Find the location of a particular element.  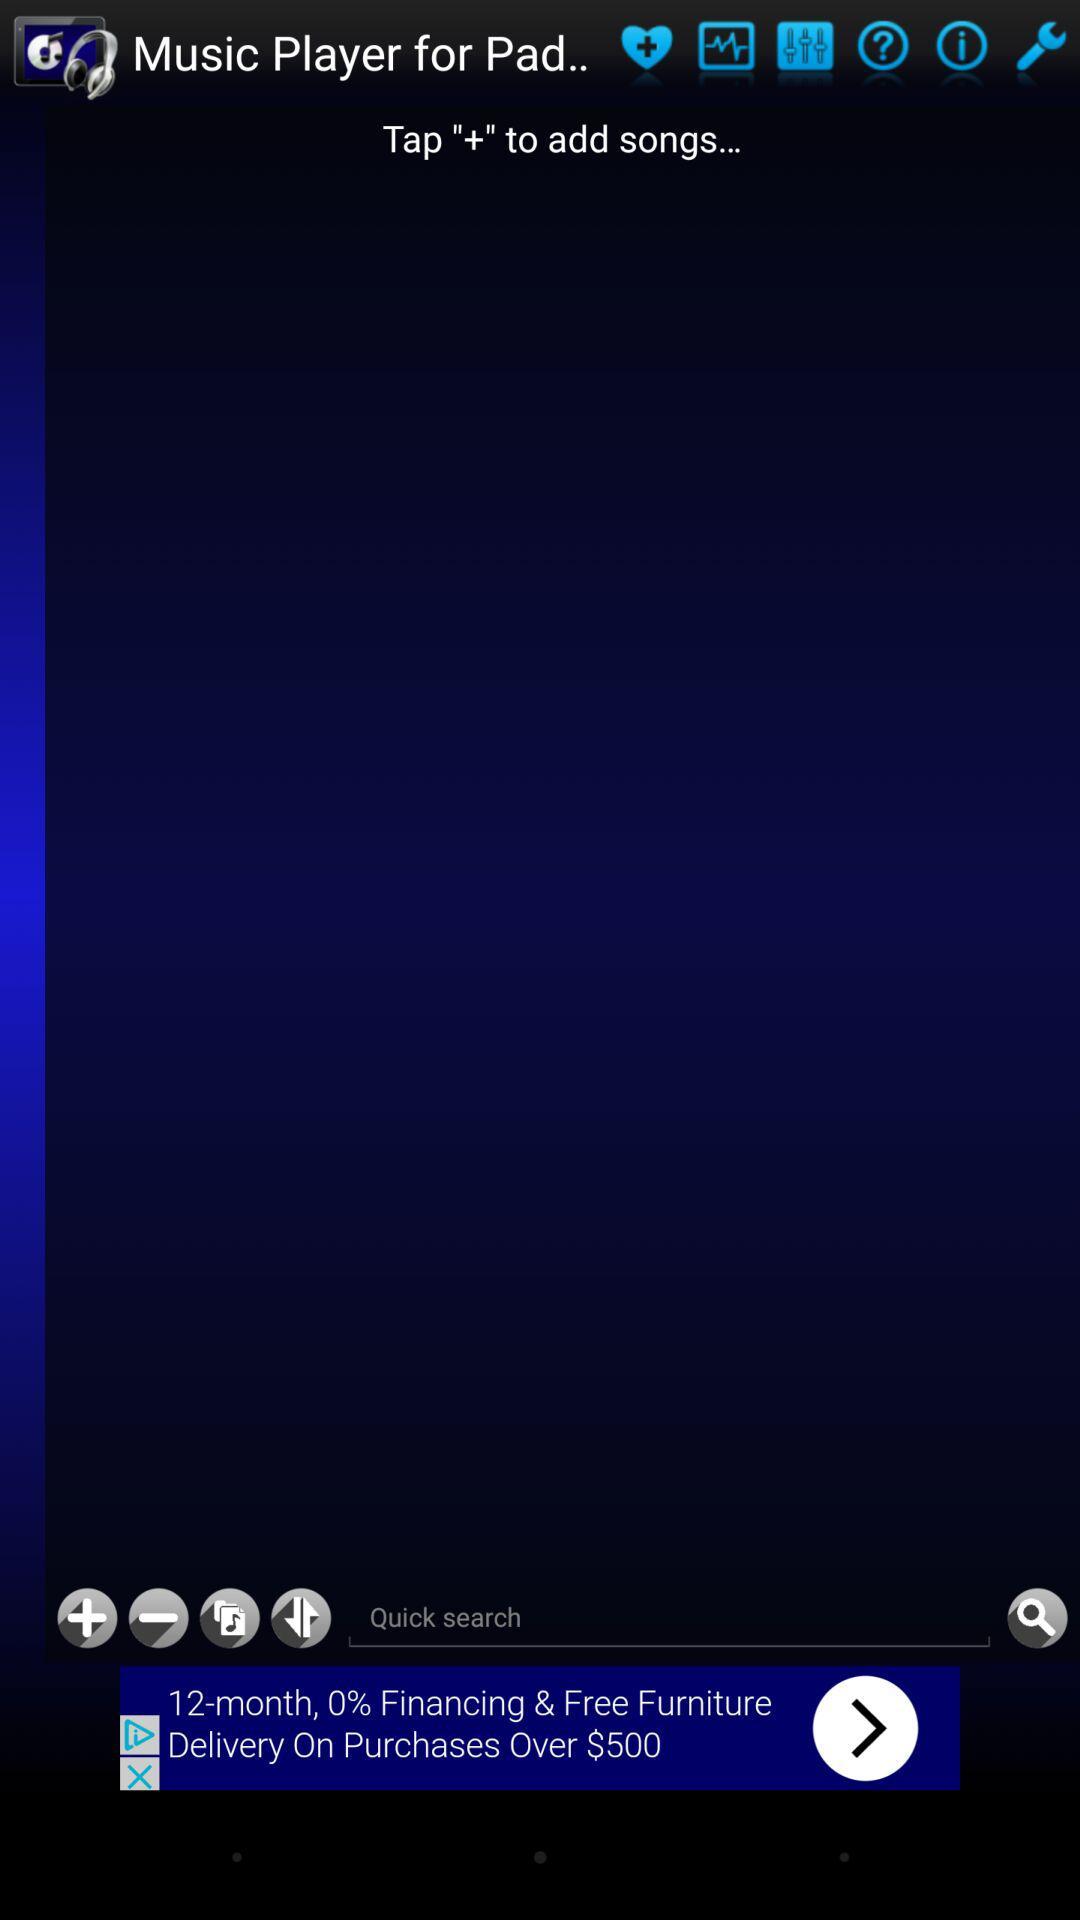

decrease audio is located at coordinates (157, 1618).